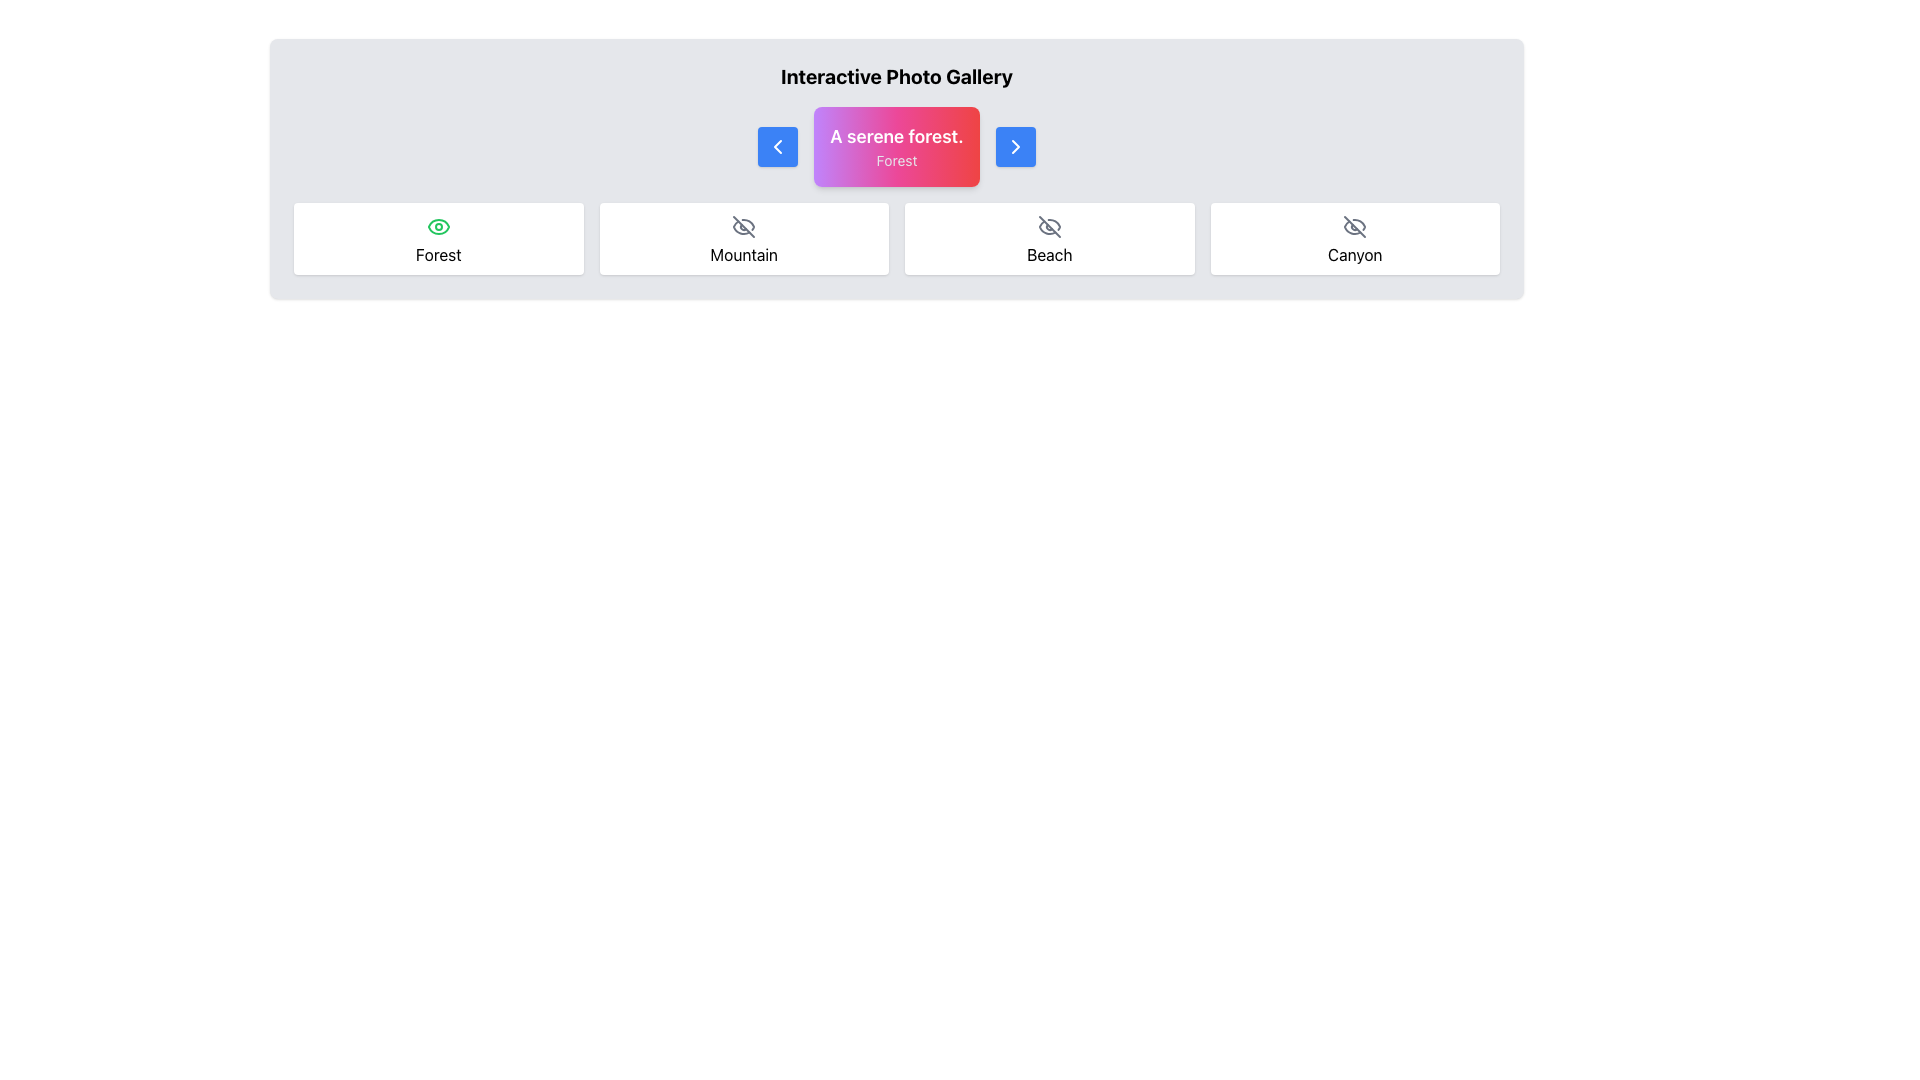 The width and height of the screenshot is (1920, 1080). I want to click on the 'Mountain' icon toggle button, which is the second button from the left in the row under the 'Interactive Photo Gallery' section, so click(743, 226).